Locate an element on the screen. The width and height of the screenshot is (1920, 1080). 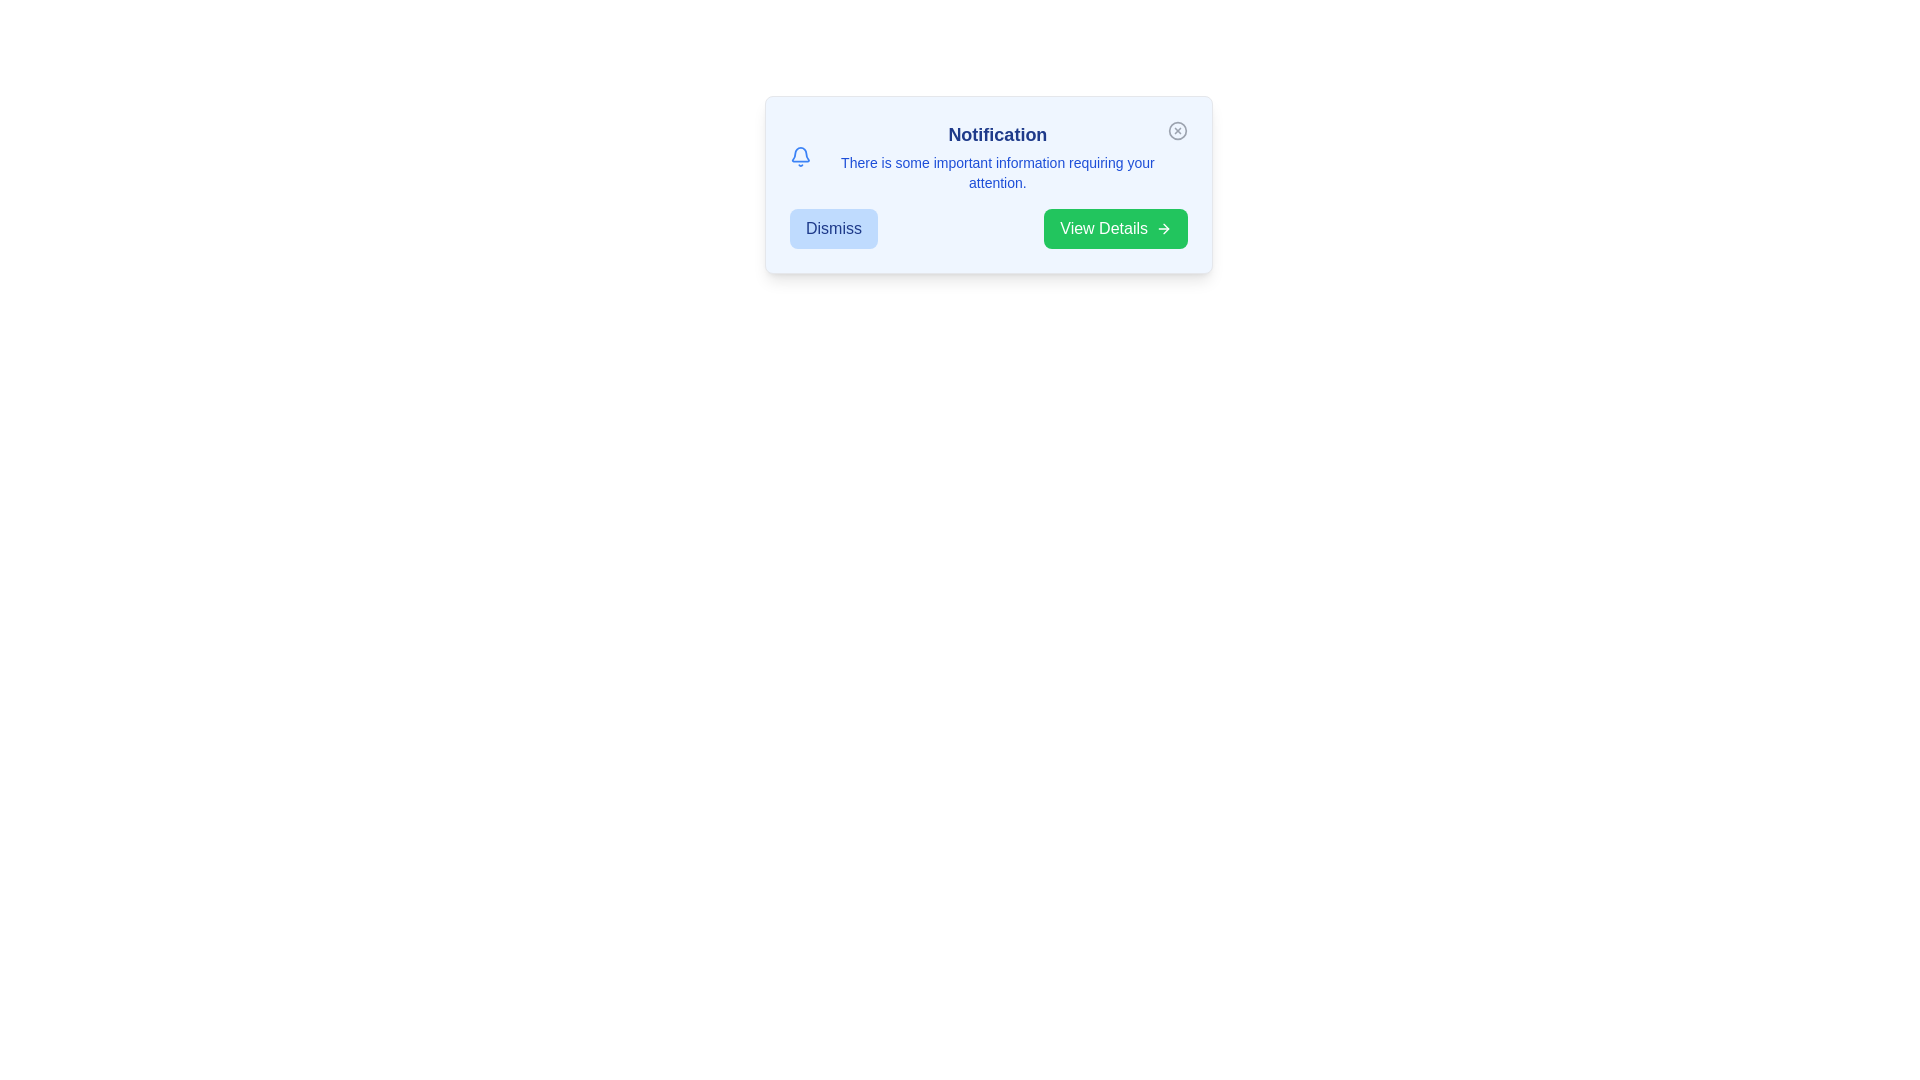
the bell icon to interact with the notification is located at coordinates (800, 156).